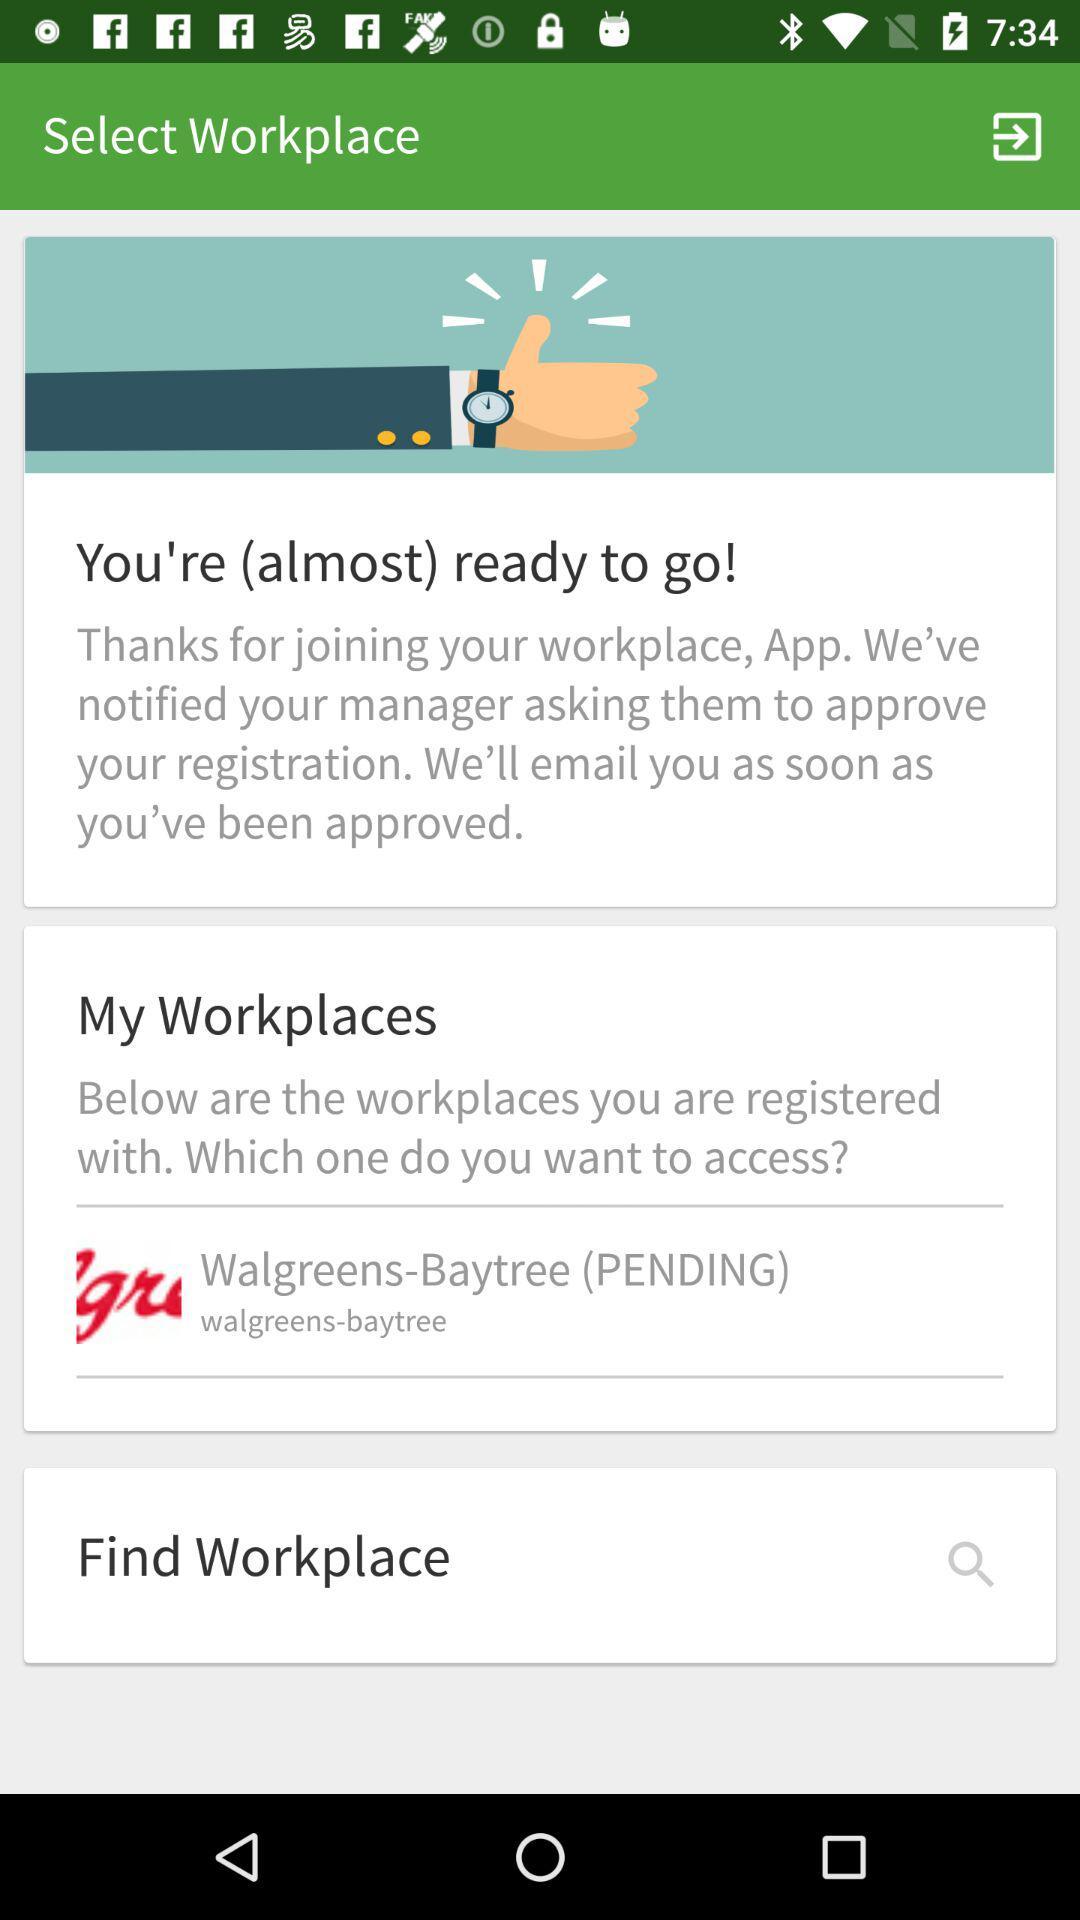  What do you see at coordinates (1017, 135) in the screenshot?
I see `item to the right of select workplace` at bounding box center [1017, 135].